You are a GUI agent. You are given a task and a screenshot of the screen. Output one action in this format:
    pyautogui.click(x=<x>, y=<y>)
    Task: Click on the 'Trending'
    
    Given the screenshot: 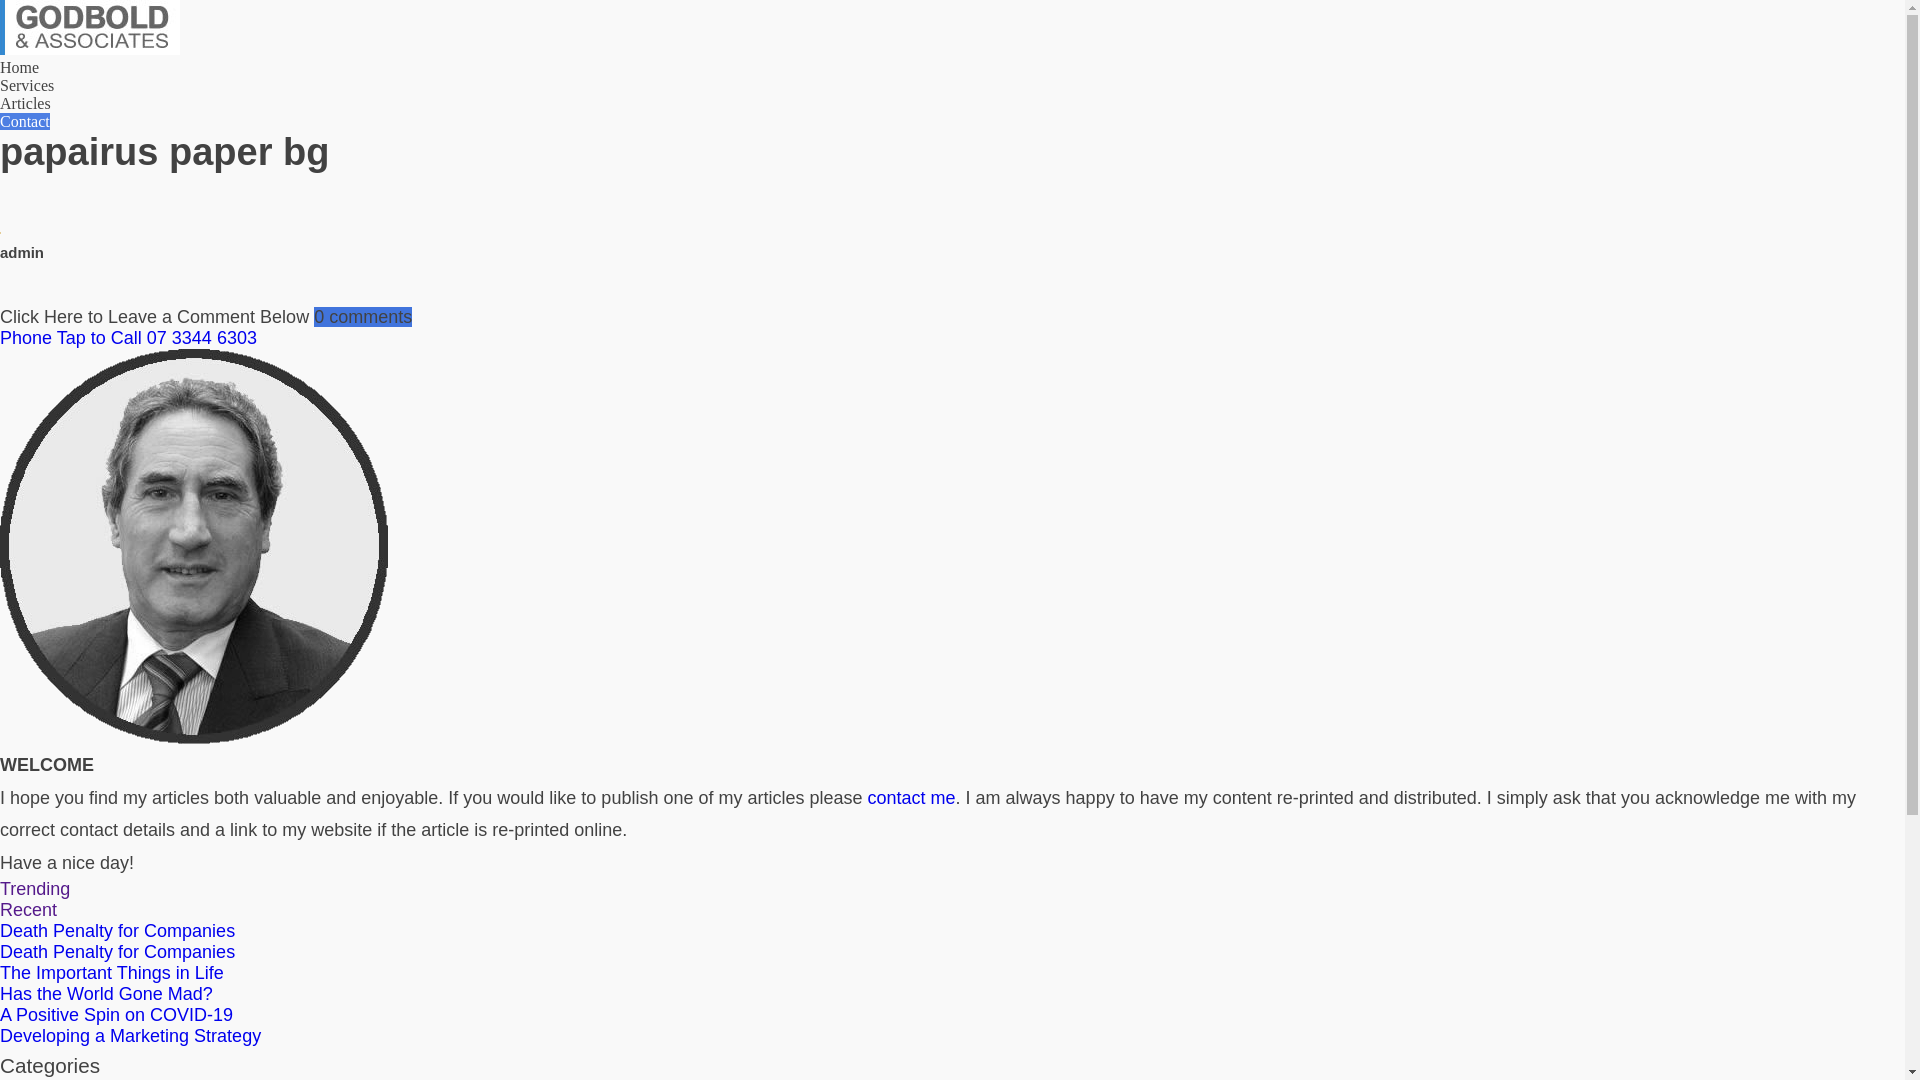 What is the action you would take?
    pyautogui.click(x=0, y=887)
    